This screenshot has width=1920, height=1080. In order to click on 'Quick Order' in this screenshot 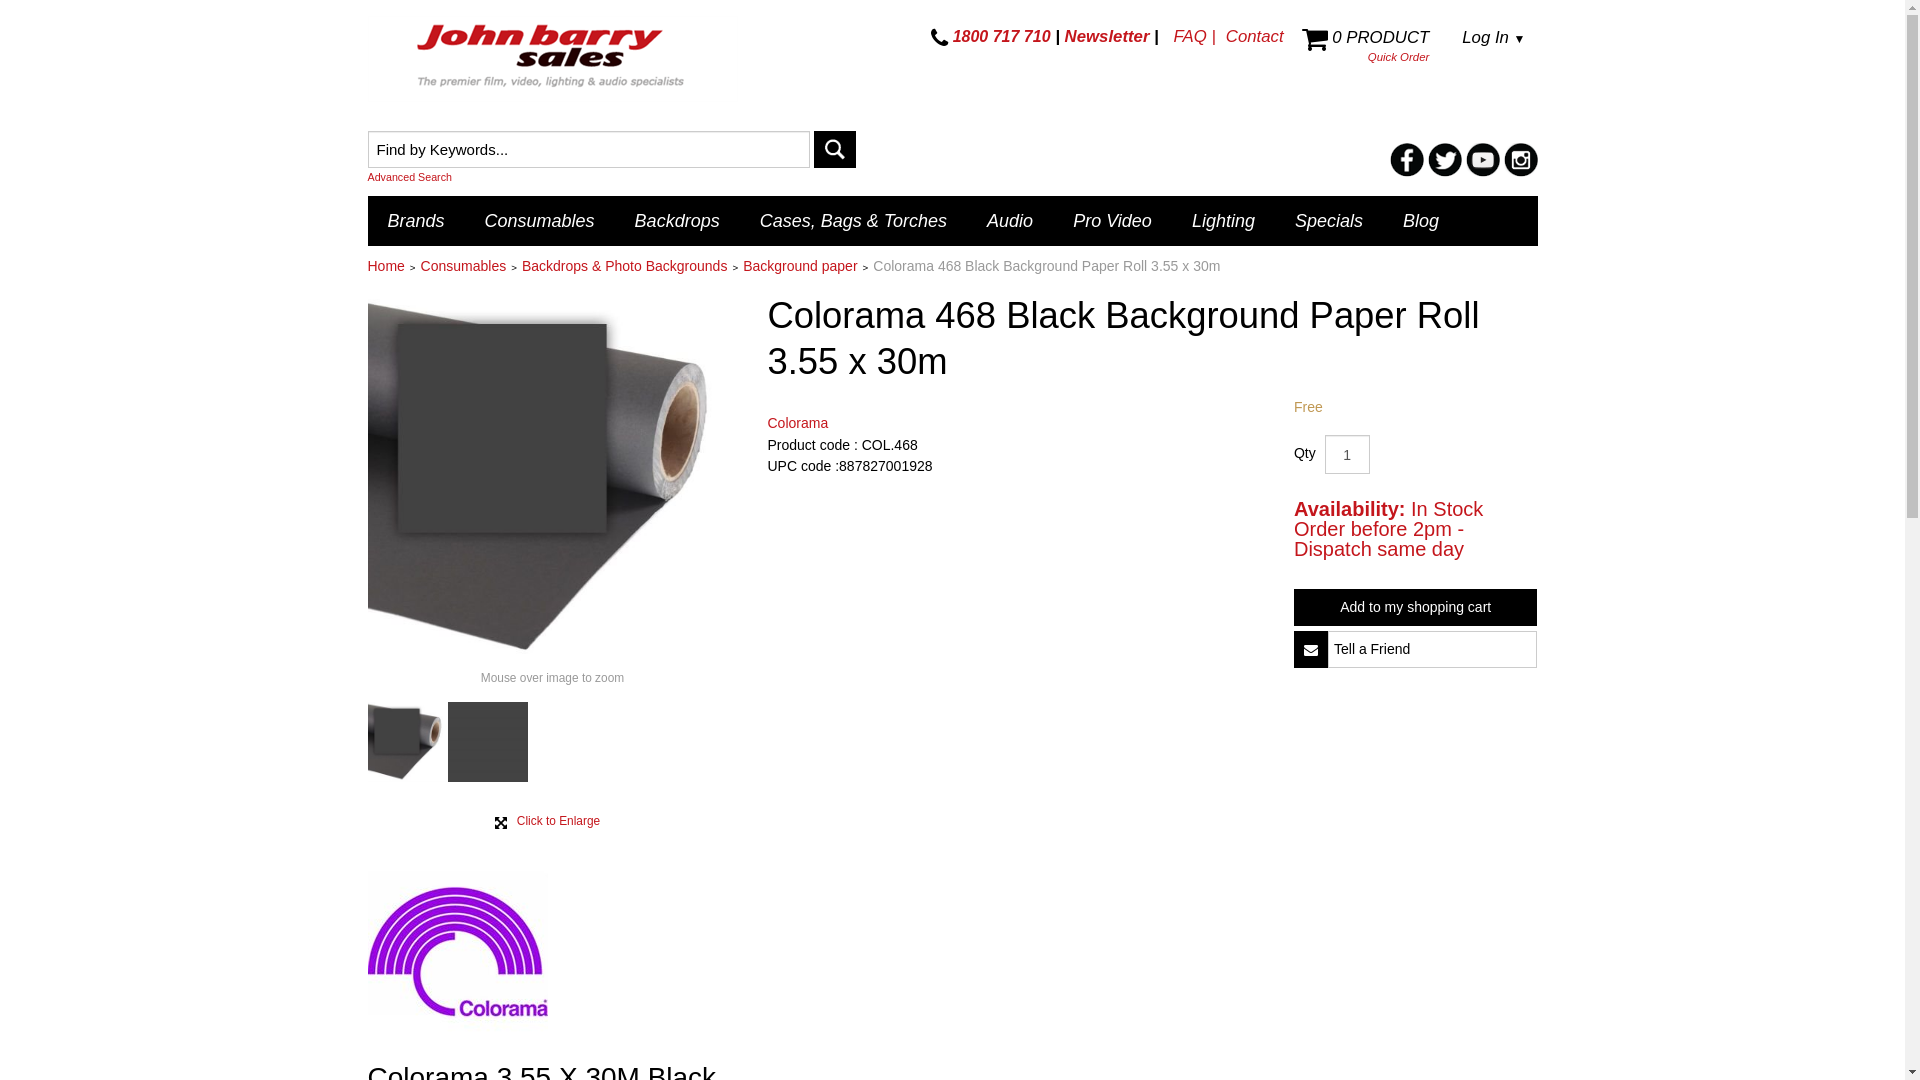, I will do `click(1397, 56)`.